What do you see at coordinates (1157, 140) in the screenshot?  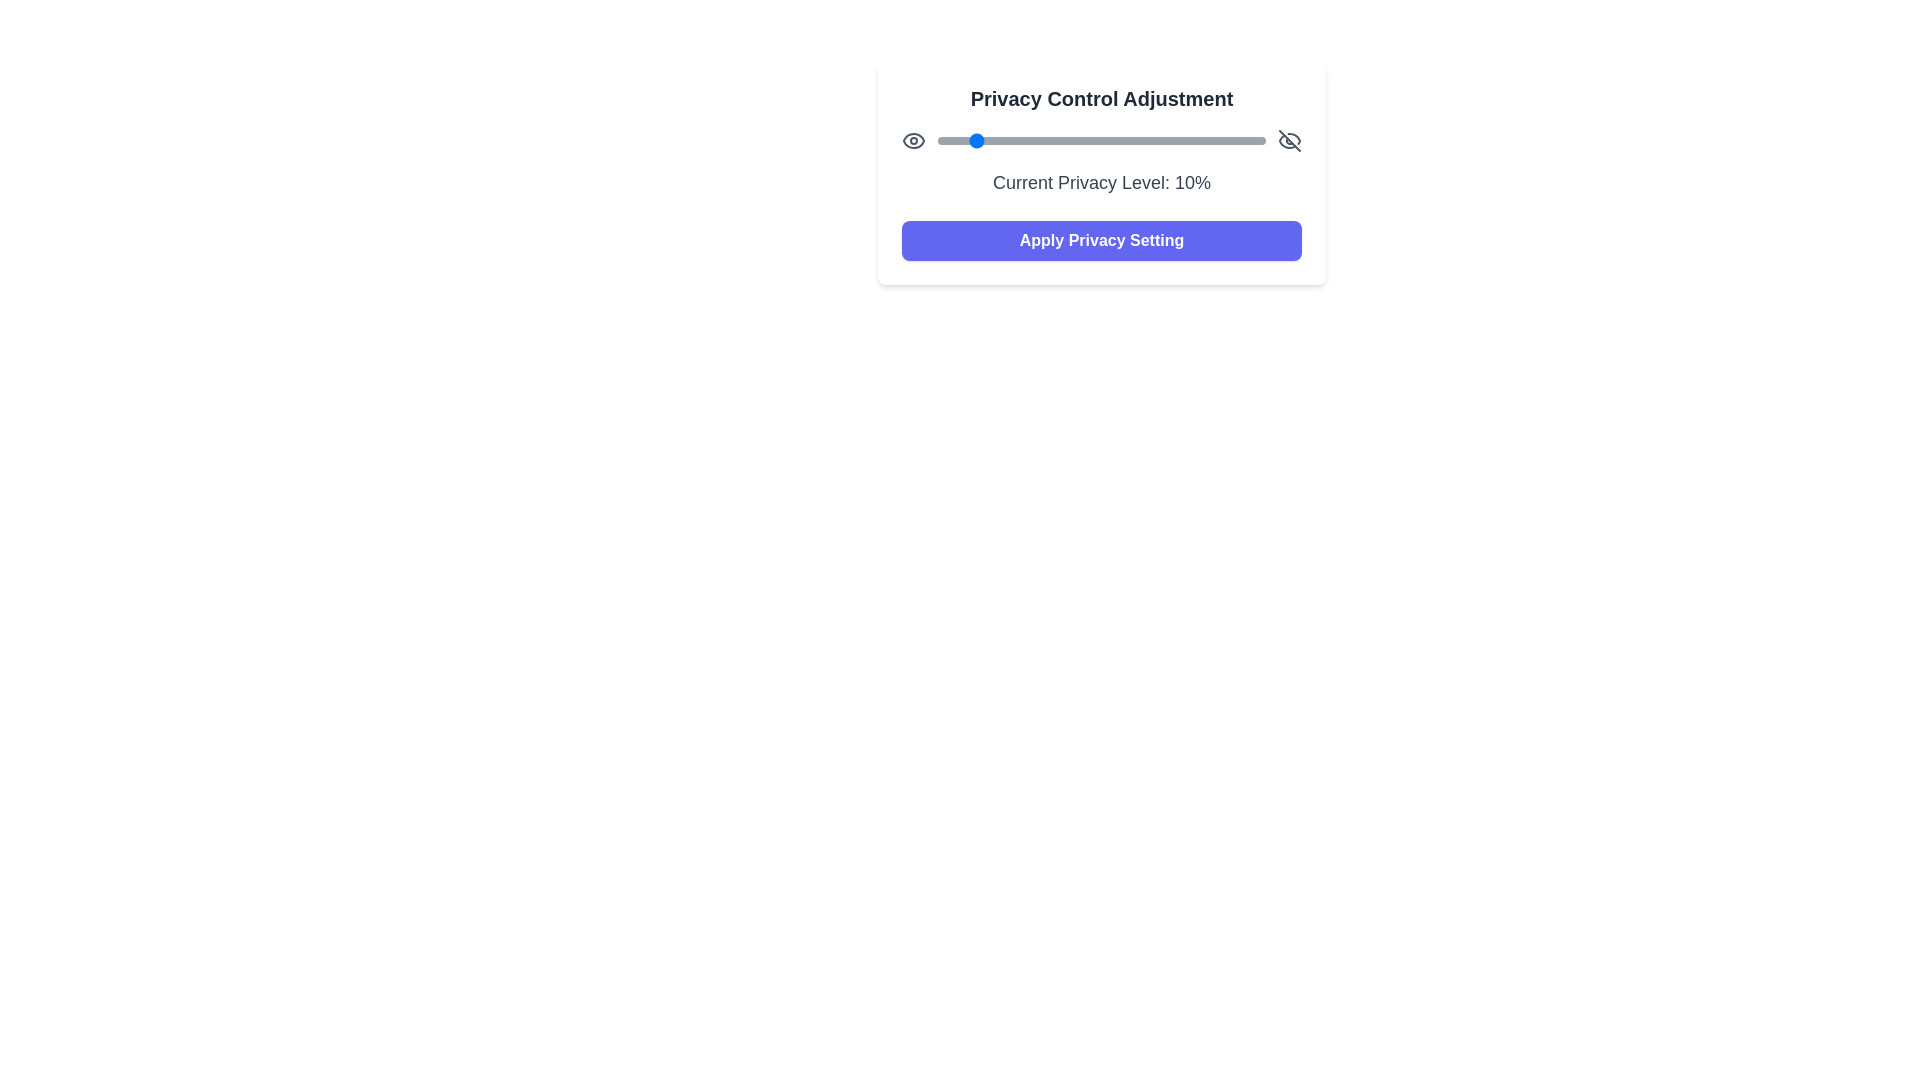 I see `the privacy slider to 67%` at bounding box center [1157, 140].